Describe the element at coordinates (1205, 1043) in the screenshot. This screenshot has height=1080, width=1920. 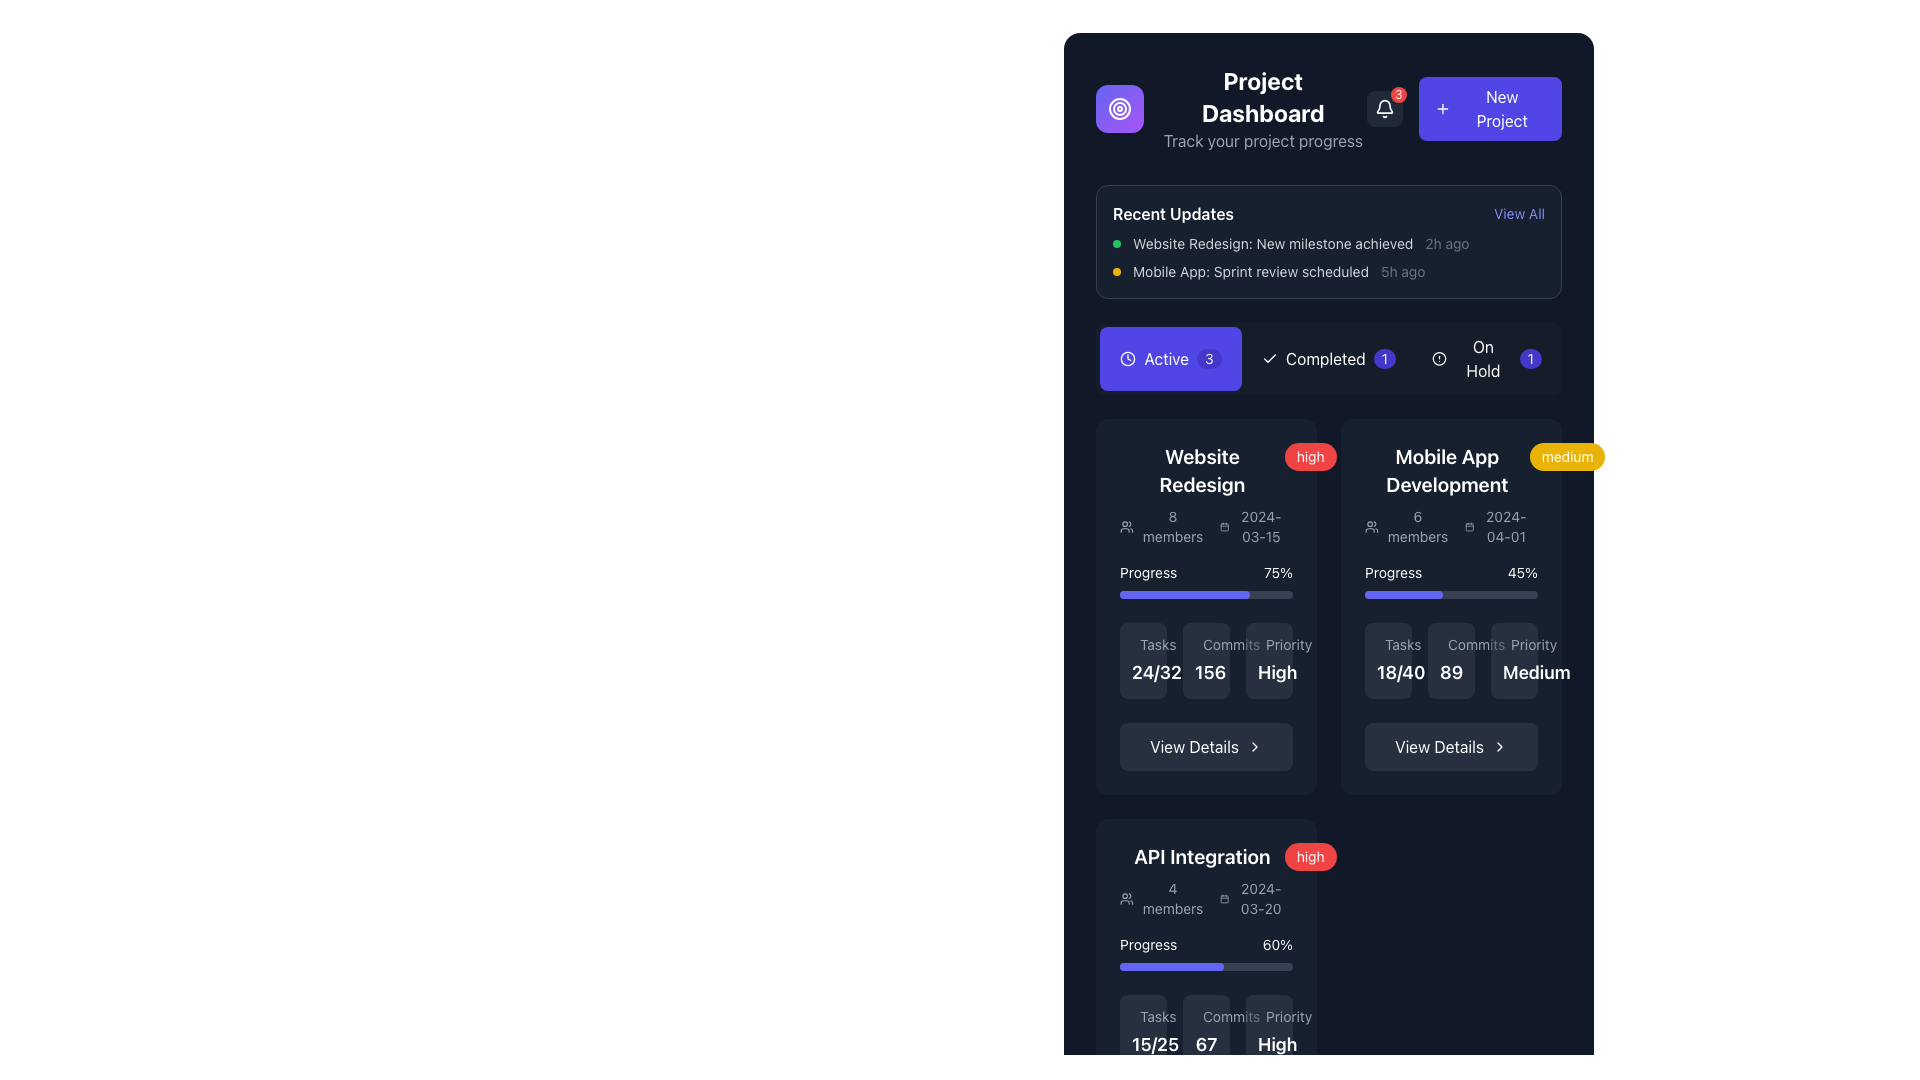
I see `the numeric text label displaying '67' in bold and large font, located under the 'Commits' label in the 'API Integration' section of the lower-left card` at that location.